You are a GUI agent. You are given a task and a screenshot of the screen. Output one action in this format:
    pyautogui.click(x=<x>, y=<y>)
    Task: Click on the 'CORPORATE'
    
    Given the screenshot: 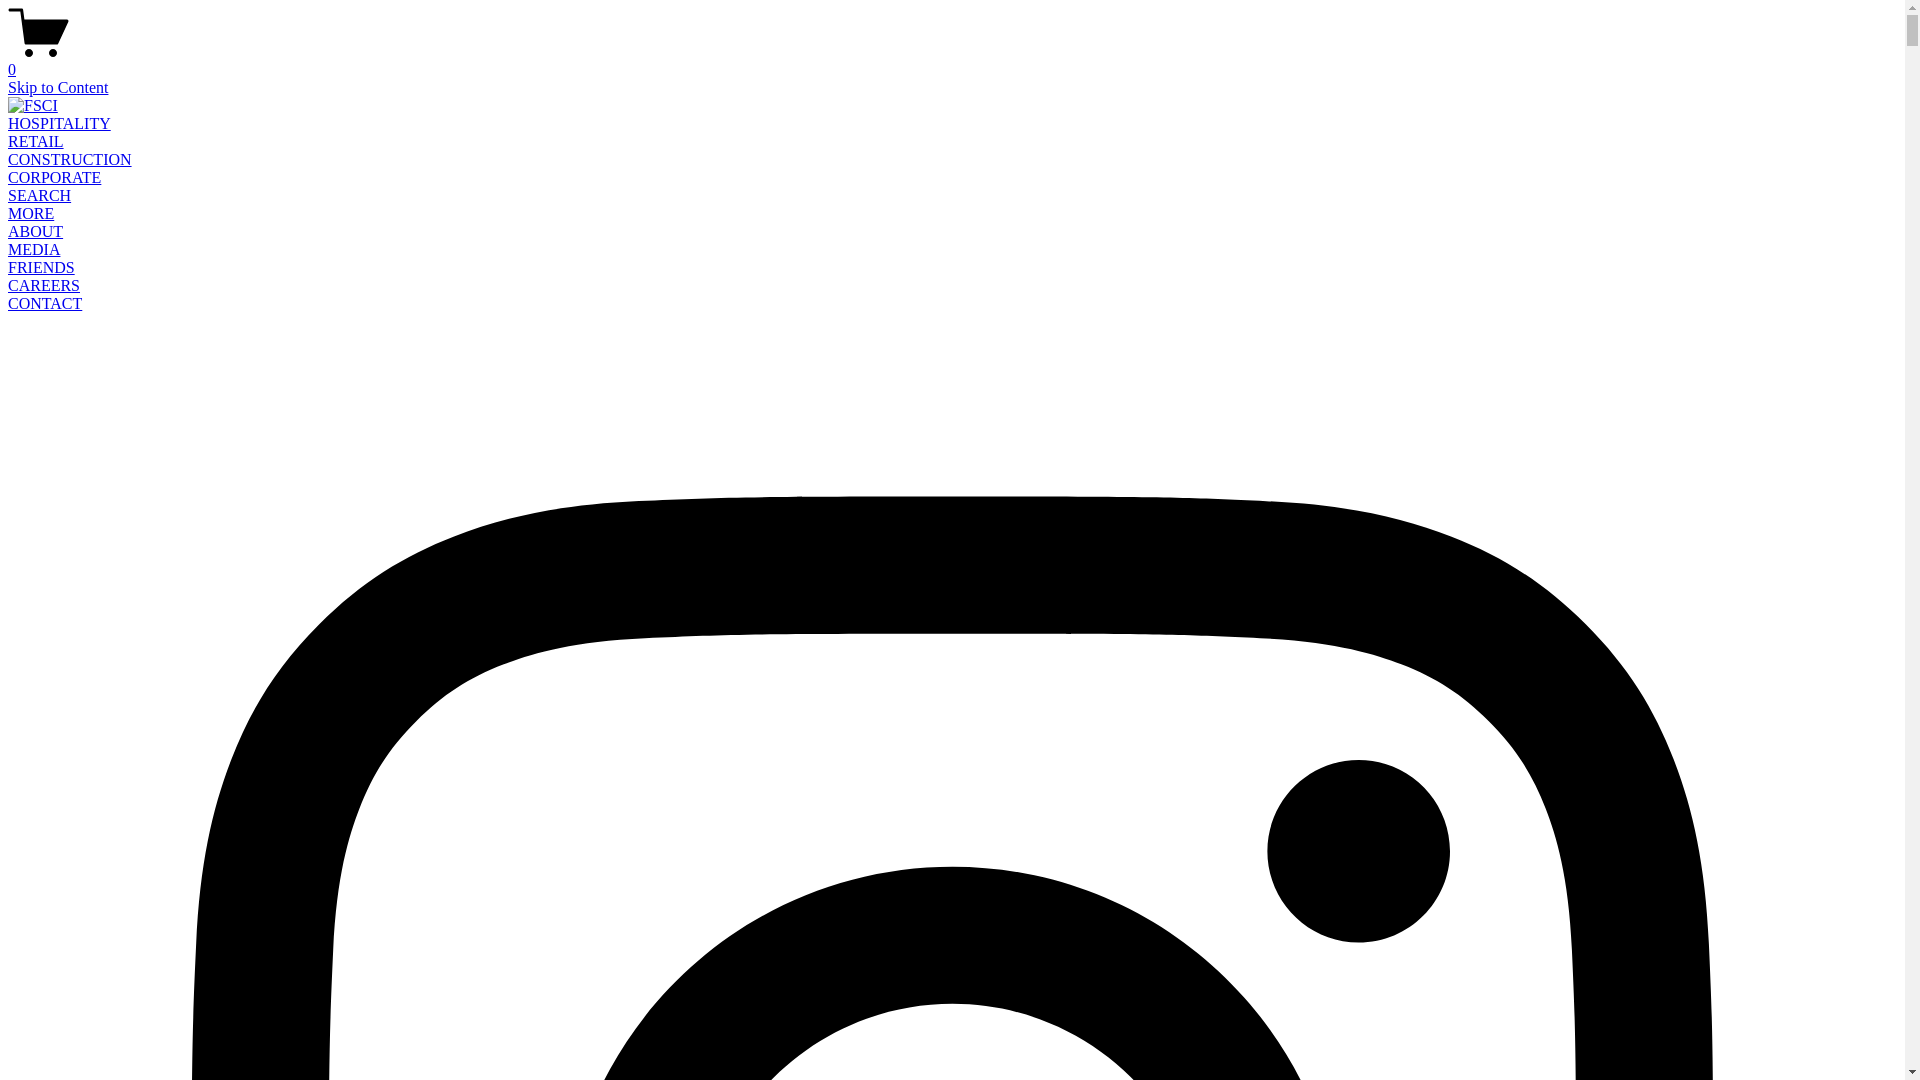 What is the action you would take?
    pyautogui.click(x=54, y=176)
    